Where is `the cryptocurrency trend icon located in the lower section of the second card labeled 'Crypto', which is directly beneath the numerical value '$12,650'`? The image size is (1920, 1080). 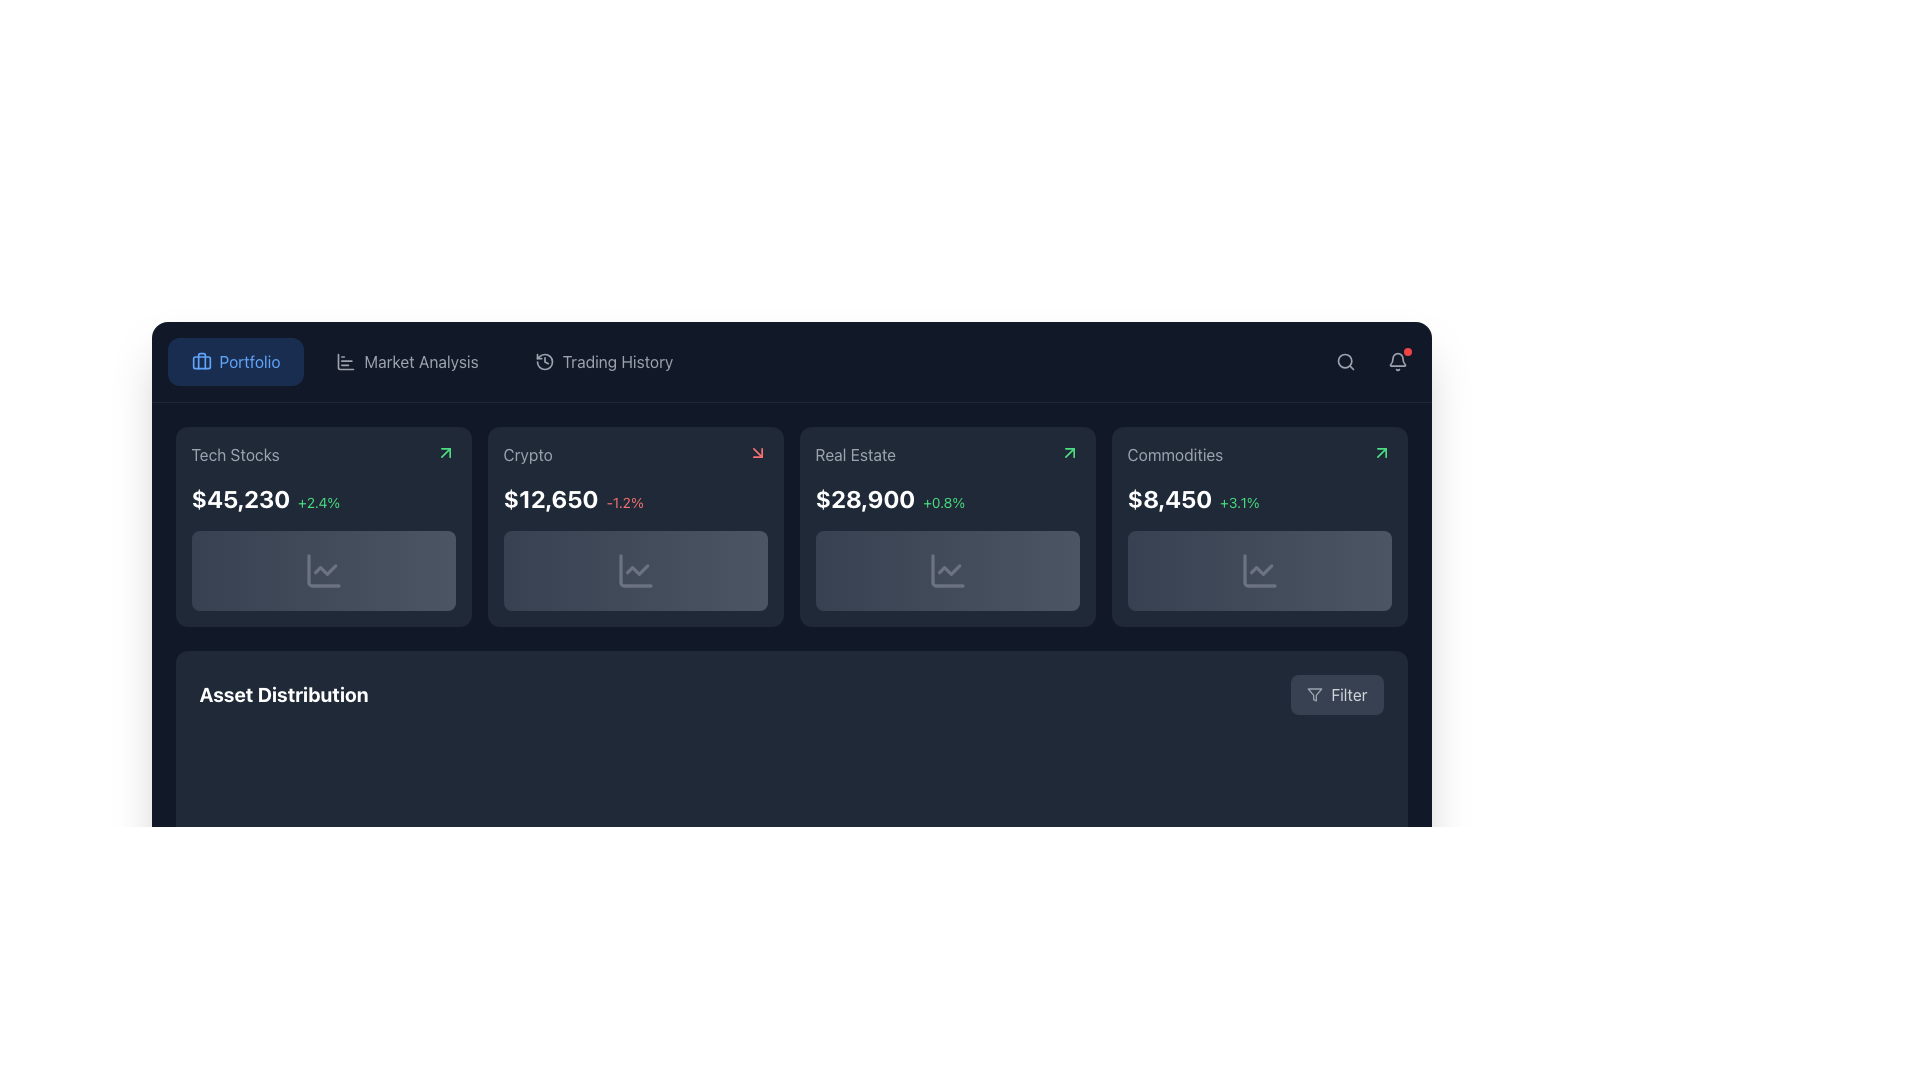 the cryptocurrency trend icon located in the lower section of the second card labeled 'Crypto', which is directly beneath the numerical value '$12,650' is located at coordinates (636, 570).